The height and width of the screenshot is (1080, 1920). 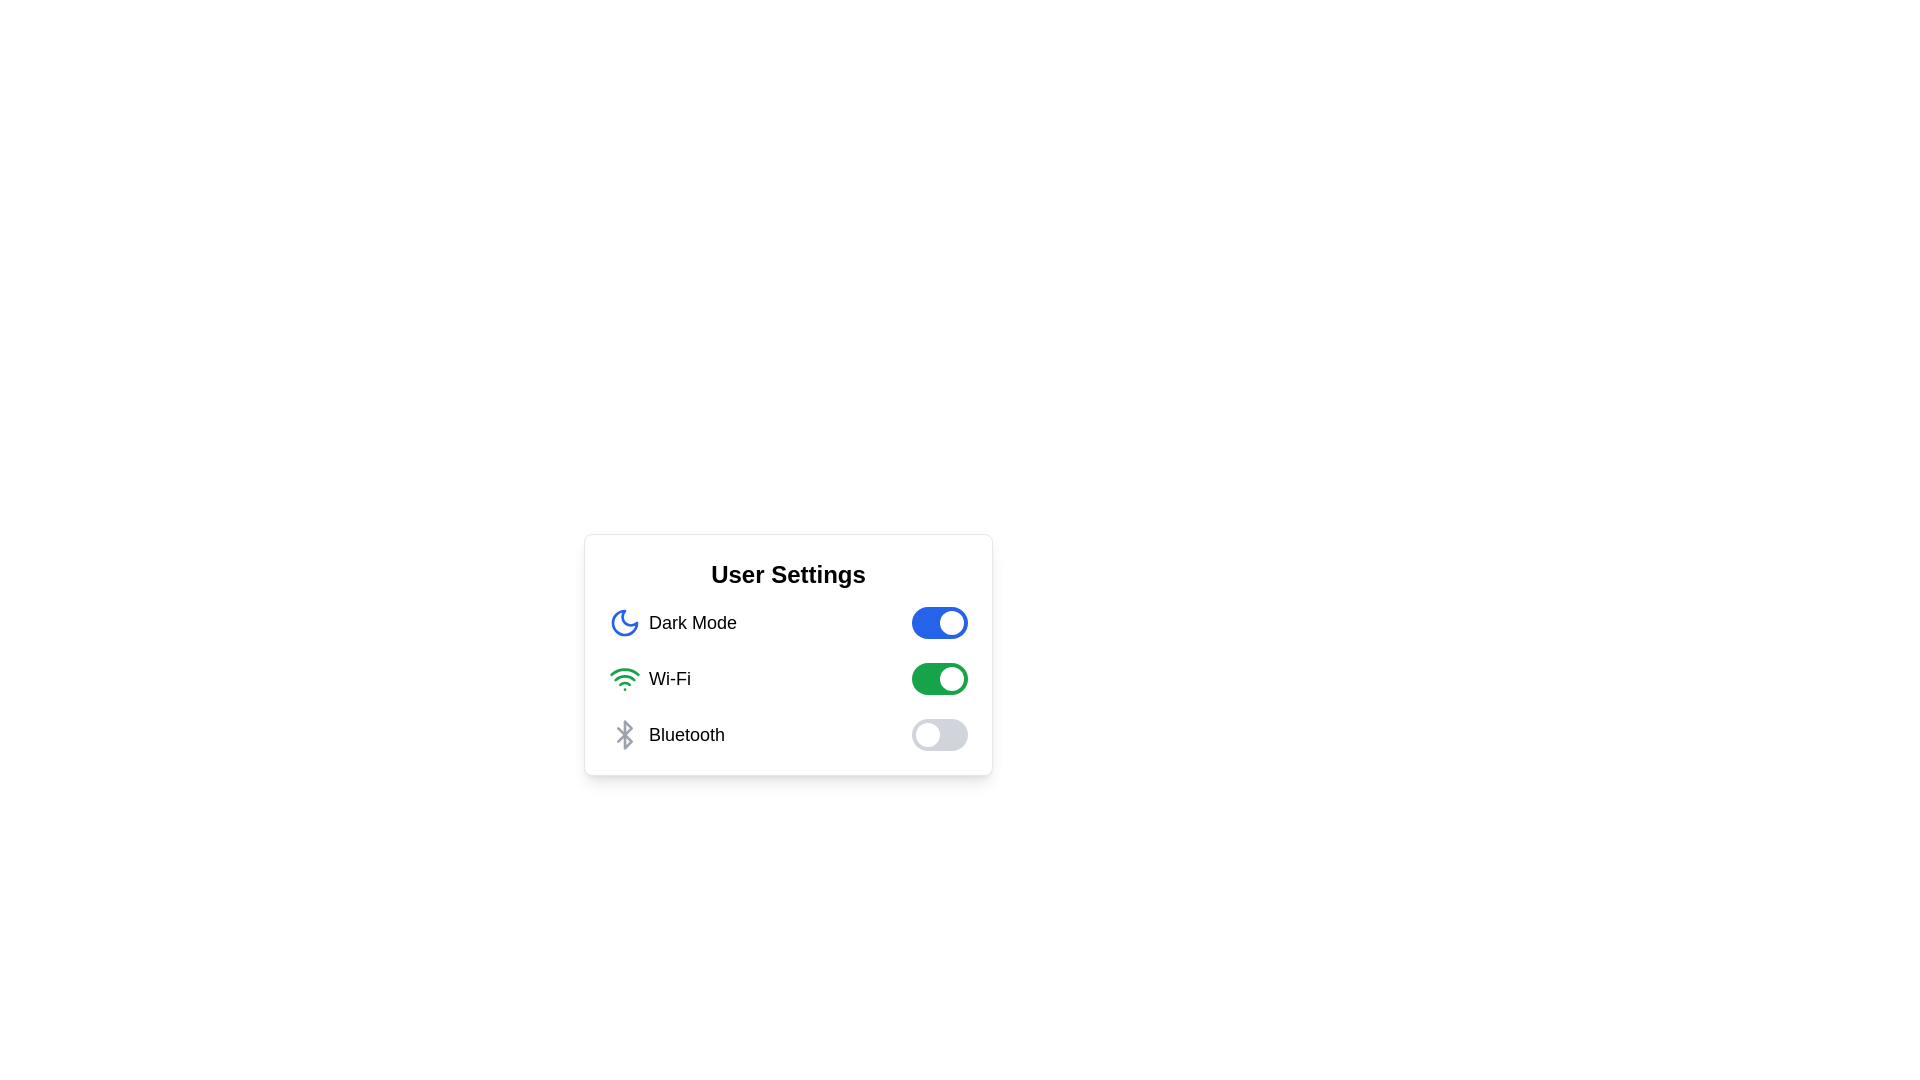 What do you see at coordinates (787, 677) in the screenshot?
I see `the Wi-Fi toggleable setting located in the second row of the settings panel, between 'Dark Mode' and 'Bluetooth'` at bounding box center [787, 677].